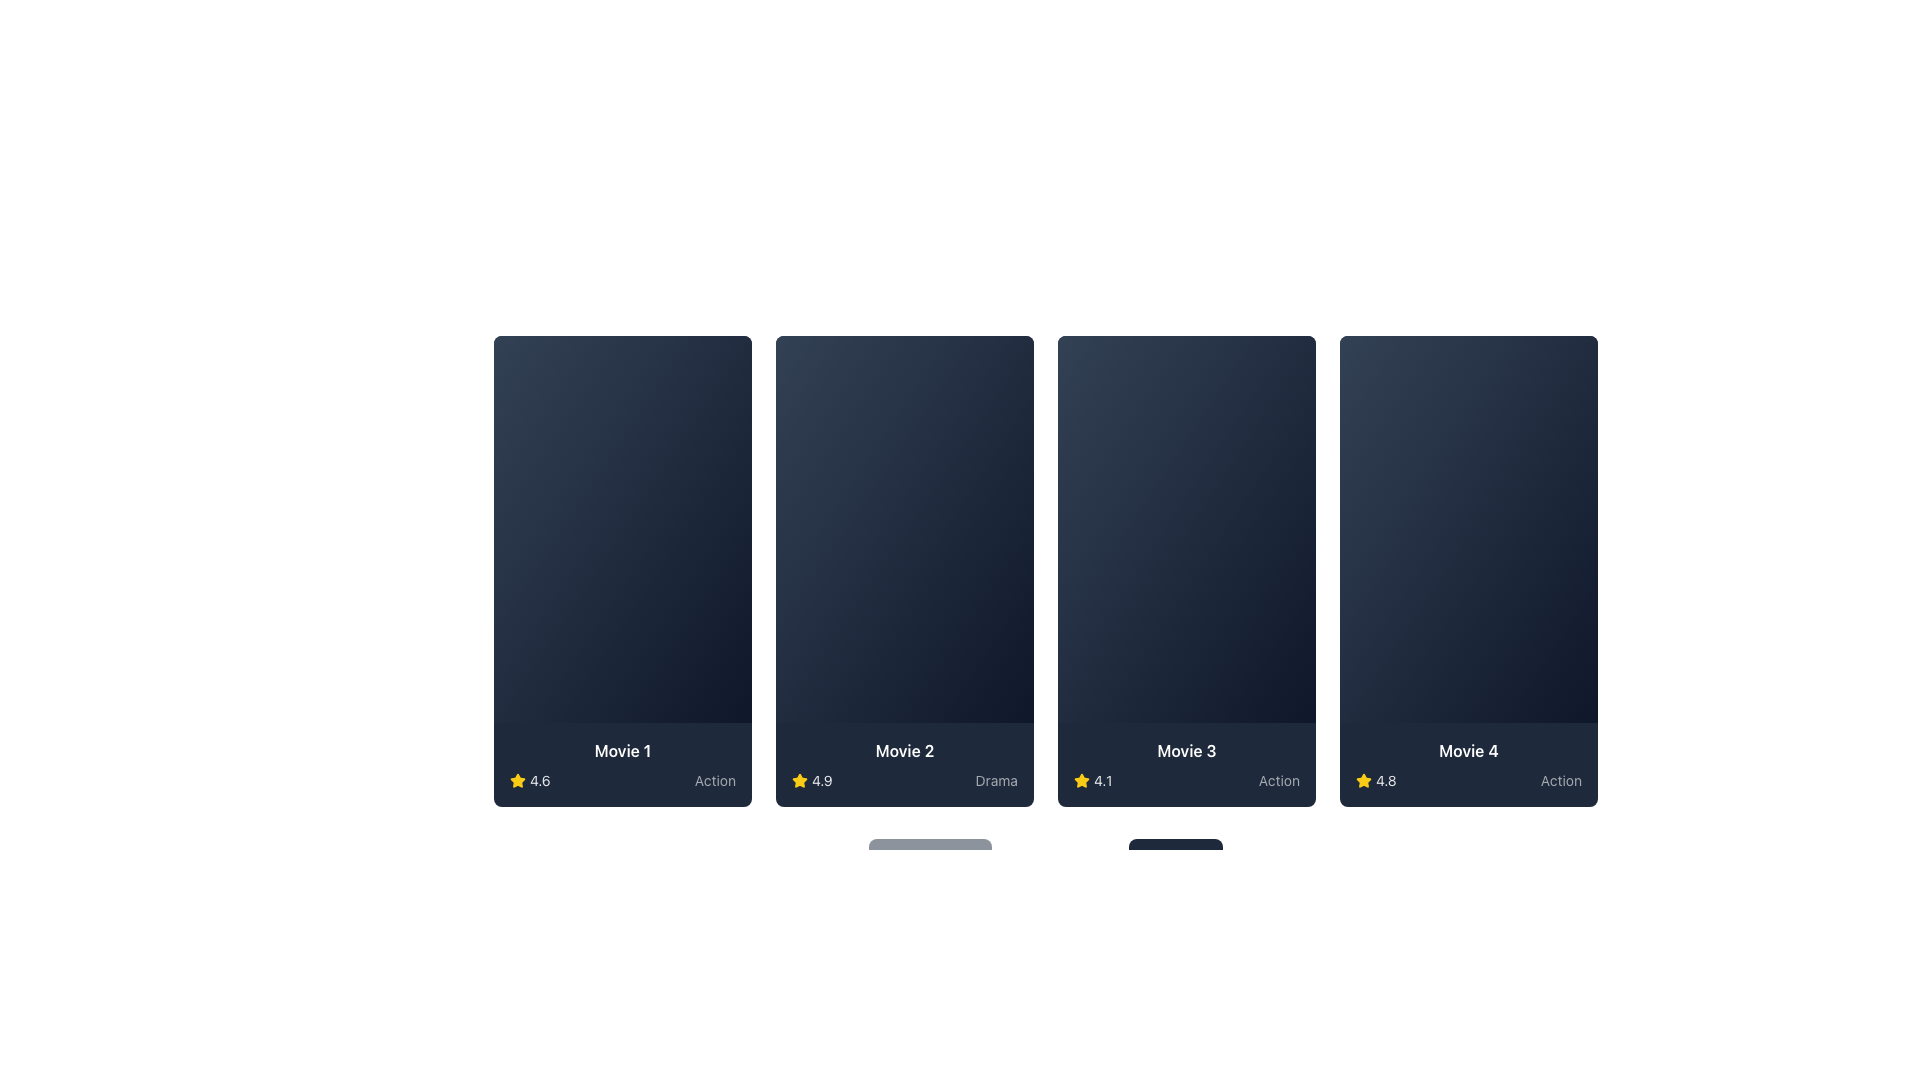 The height and width of the screenshot is (1080, 1920). Describe the element at coordinates (996, 779) in the screenshot. I see `the text label indicating the genre of the movie displayed in the card labeled 'Movie 2', located at the bottom-right corner adjacent to the rating '4.9' and the star icon` at that location.